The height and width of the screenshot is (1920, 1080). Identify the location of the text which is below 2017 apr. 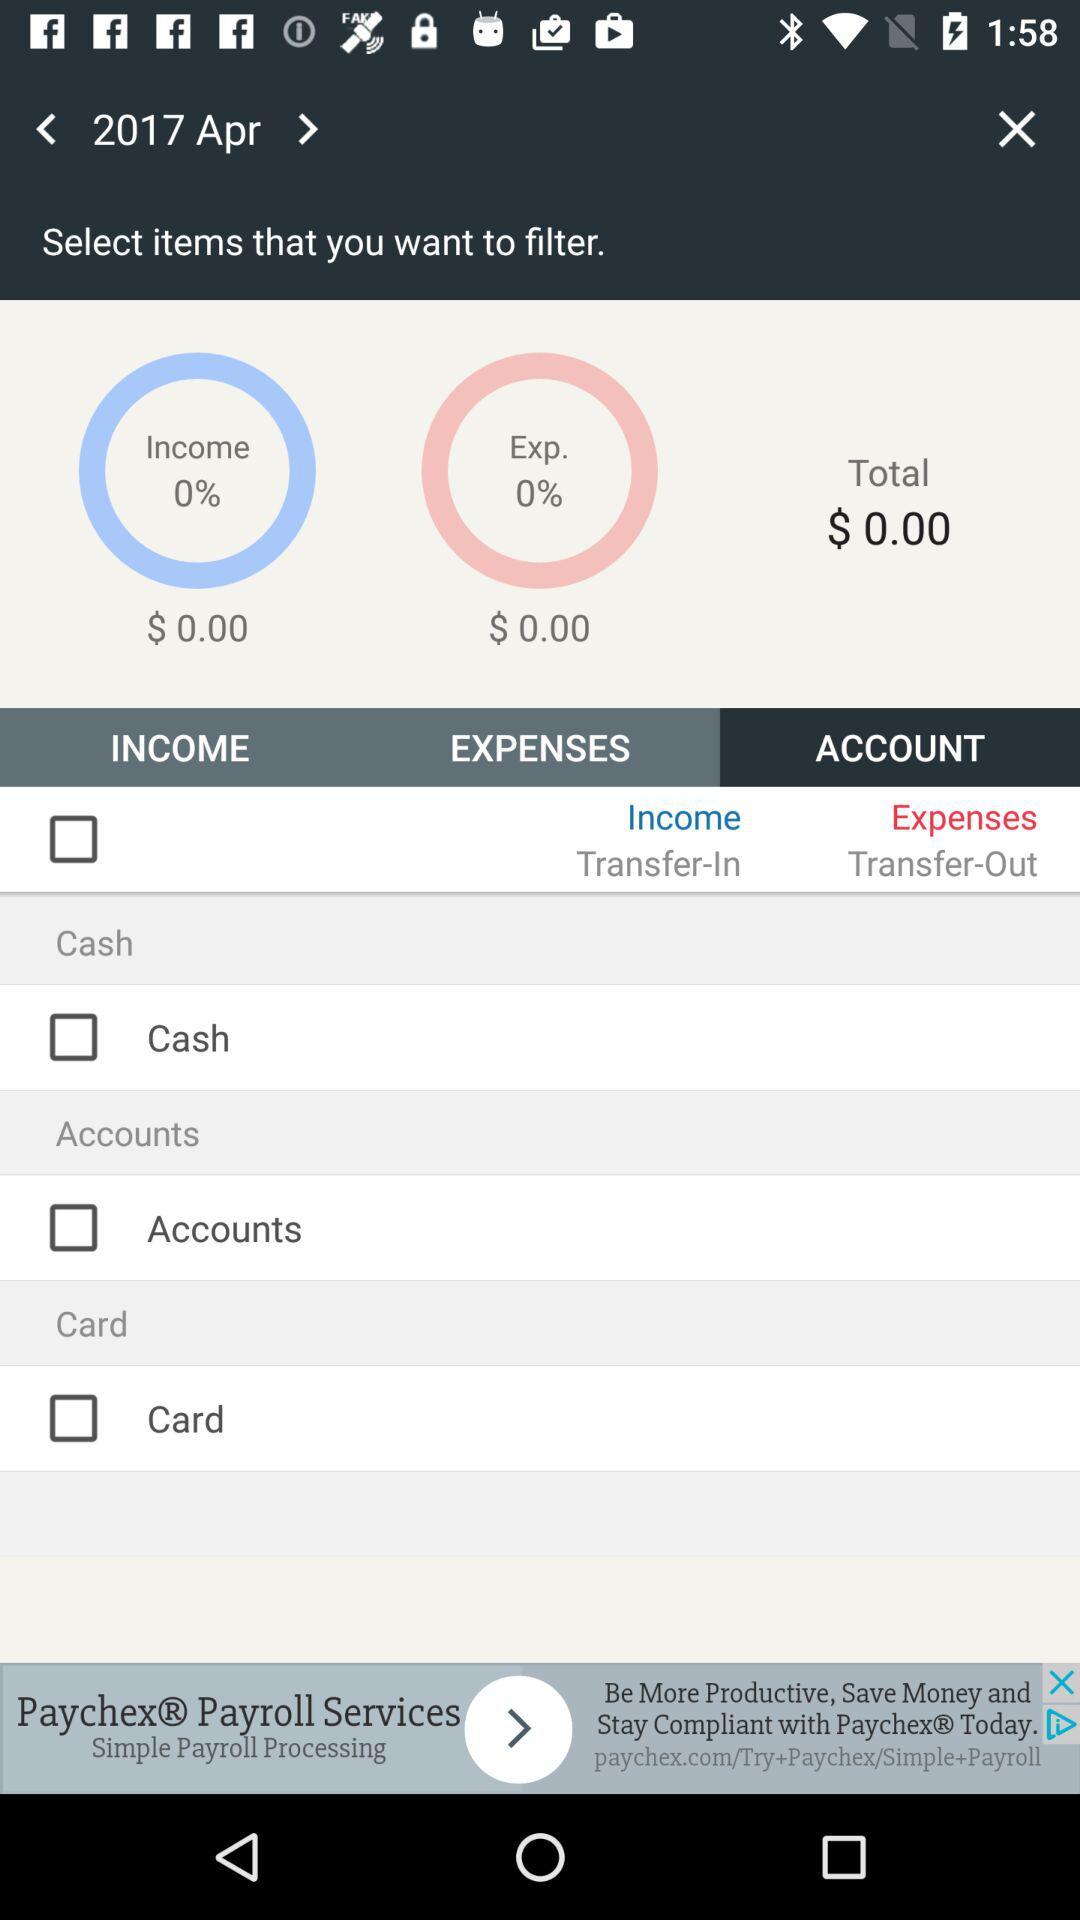
(675, 245).